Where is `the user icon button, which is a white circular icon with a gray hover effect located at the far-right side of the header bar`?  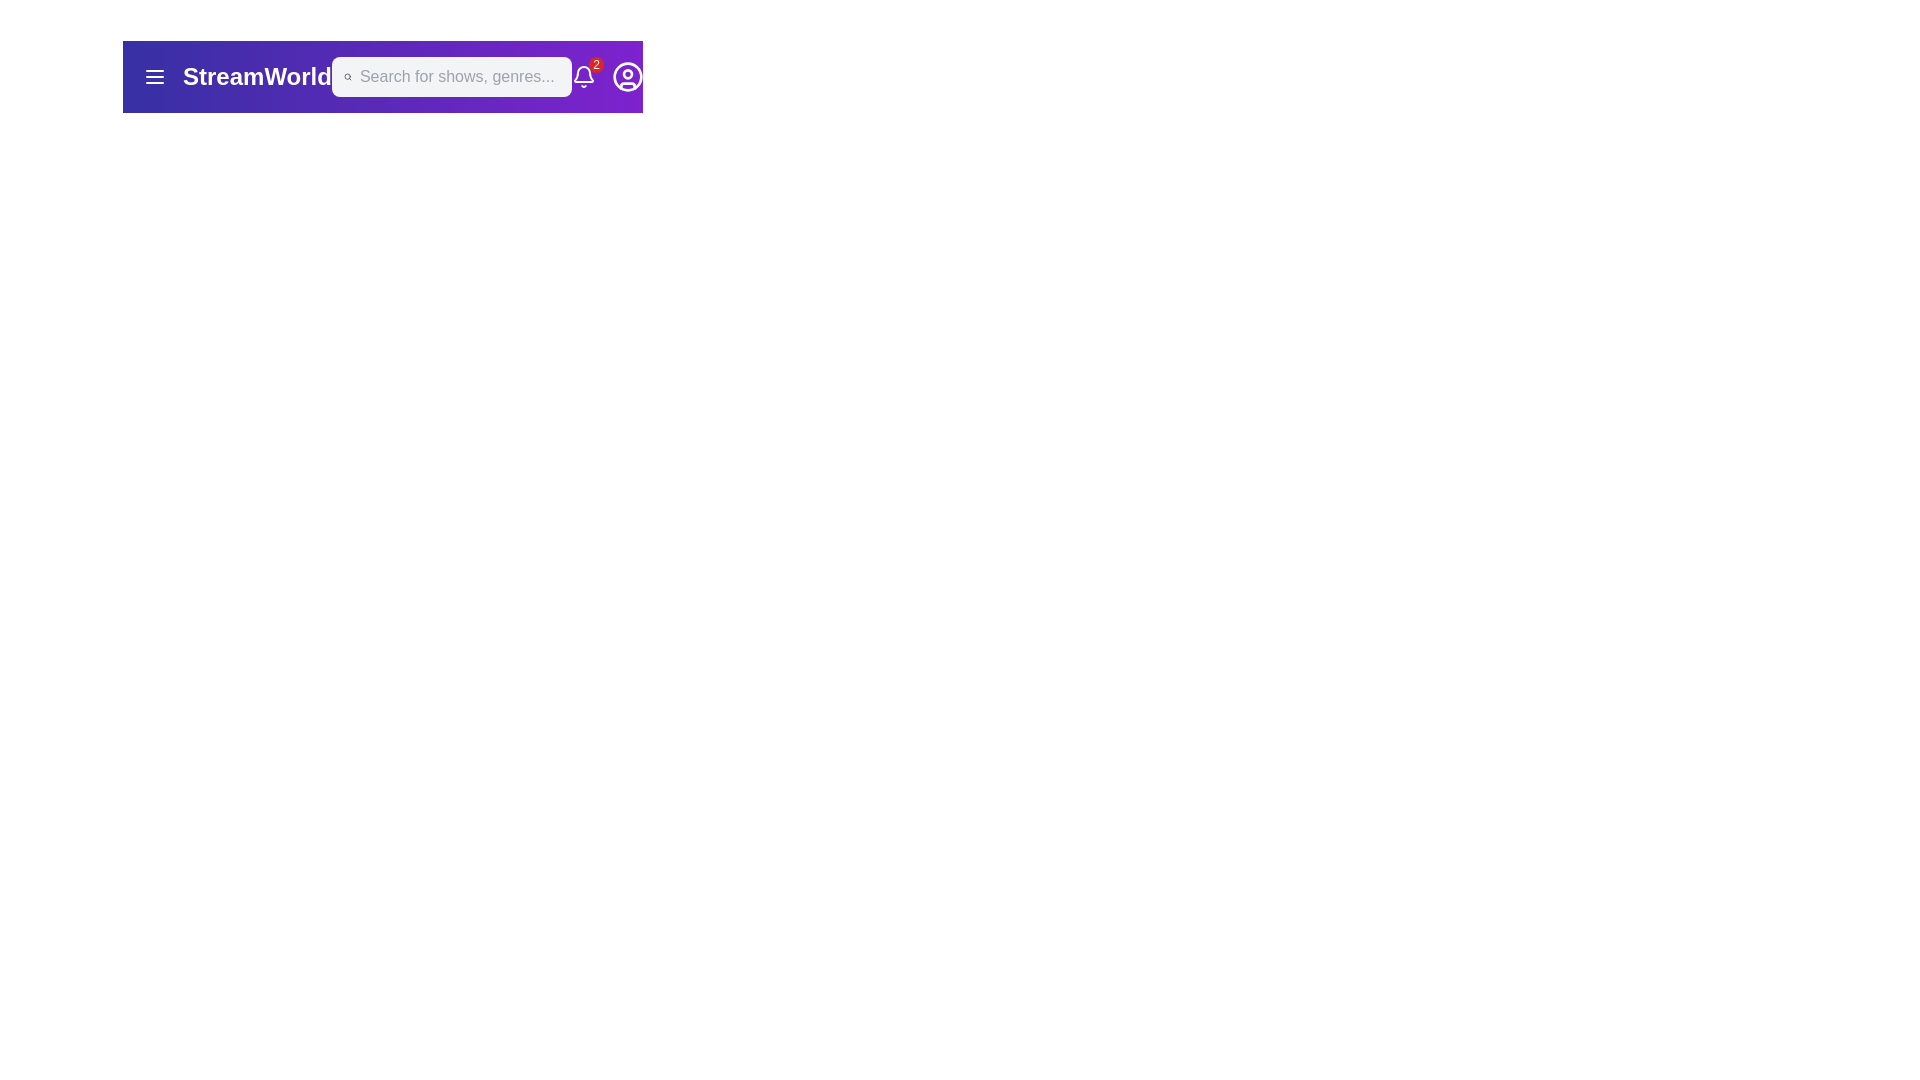
the user icon button, which is a white circular icon with a gray hover effect located at the far-right side of the header bar is located at coordinates (626, 76).